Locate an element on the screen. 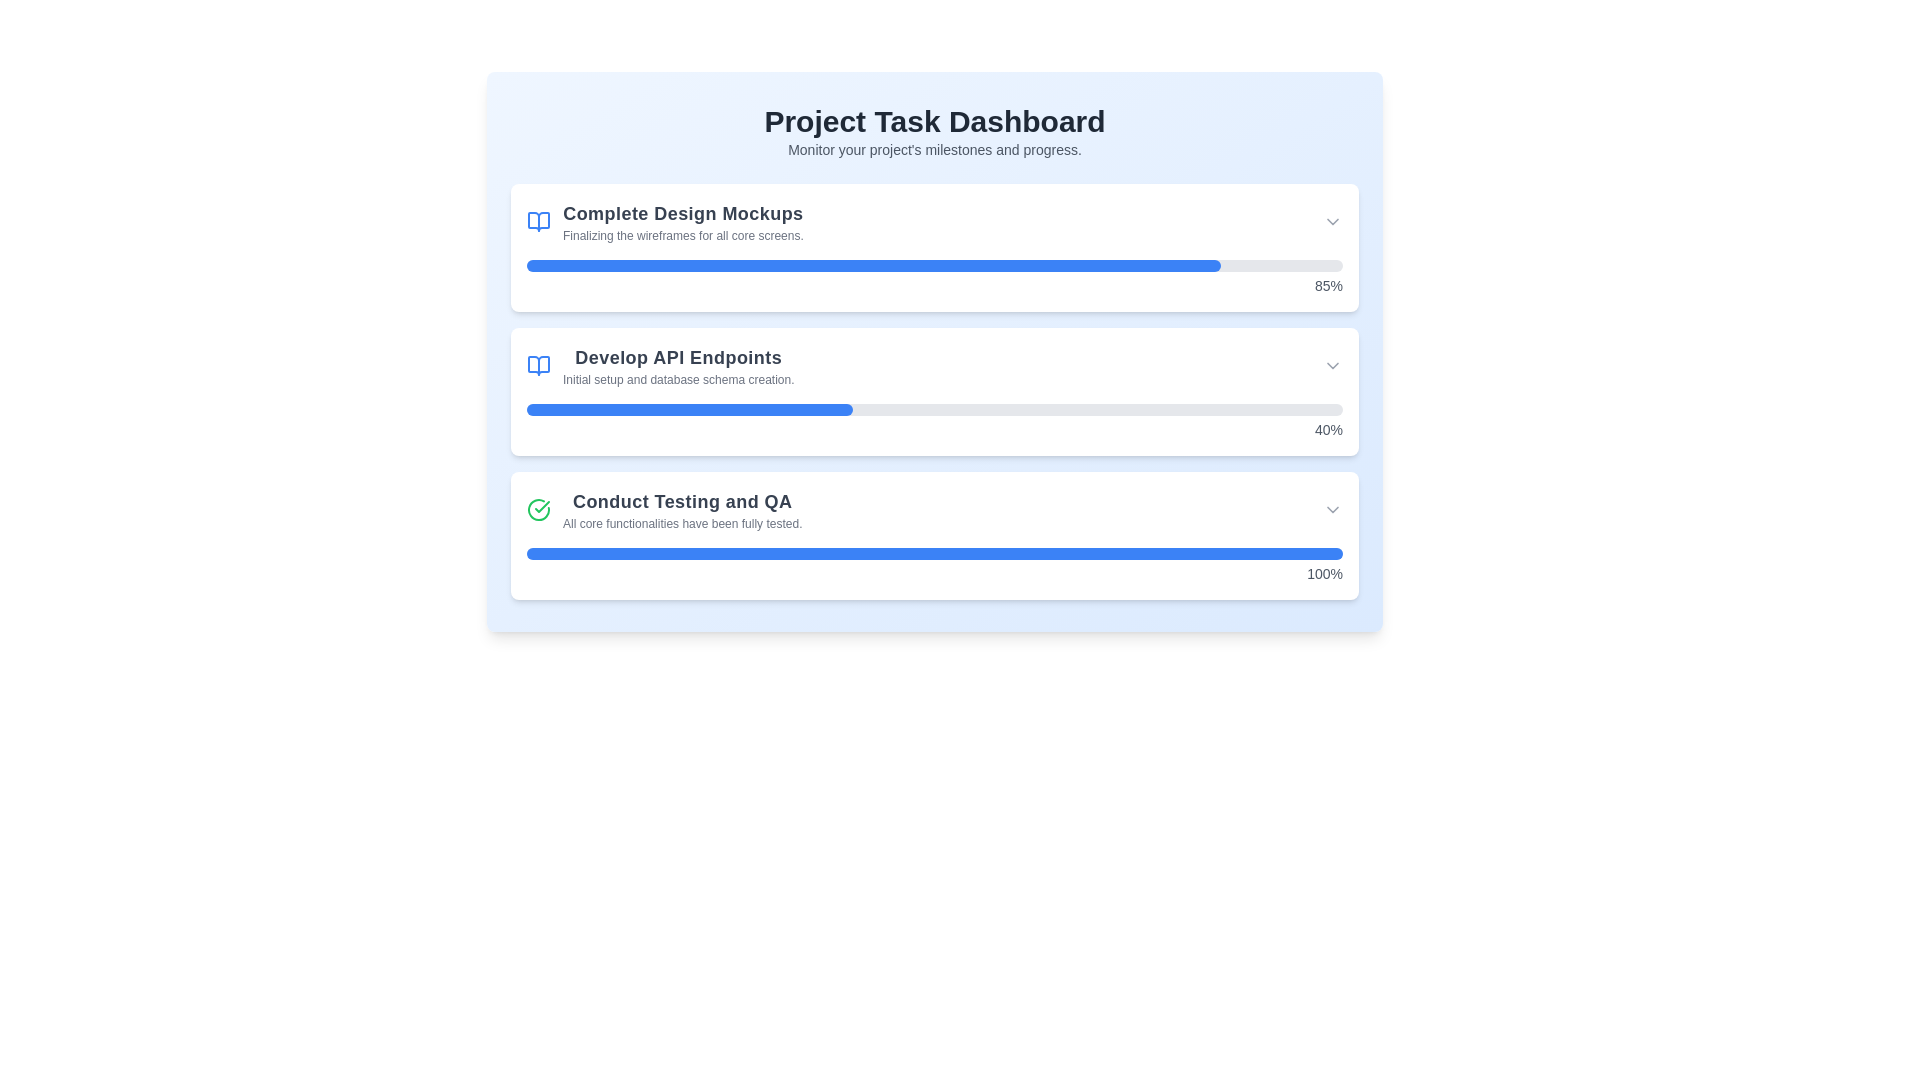 The image size is (1920, 1080). the active segment of the progress bar indicating 40% completion for the task 'Develop API Endpoints' is located at coordinates (690, 408).